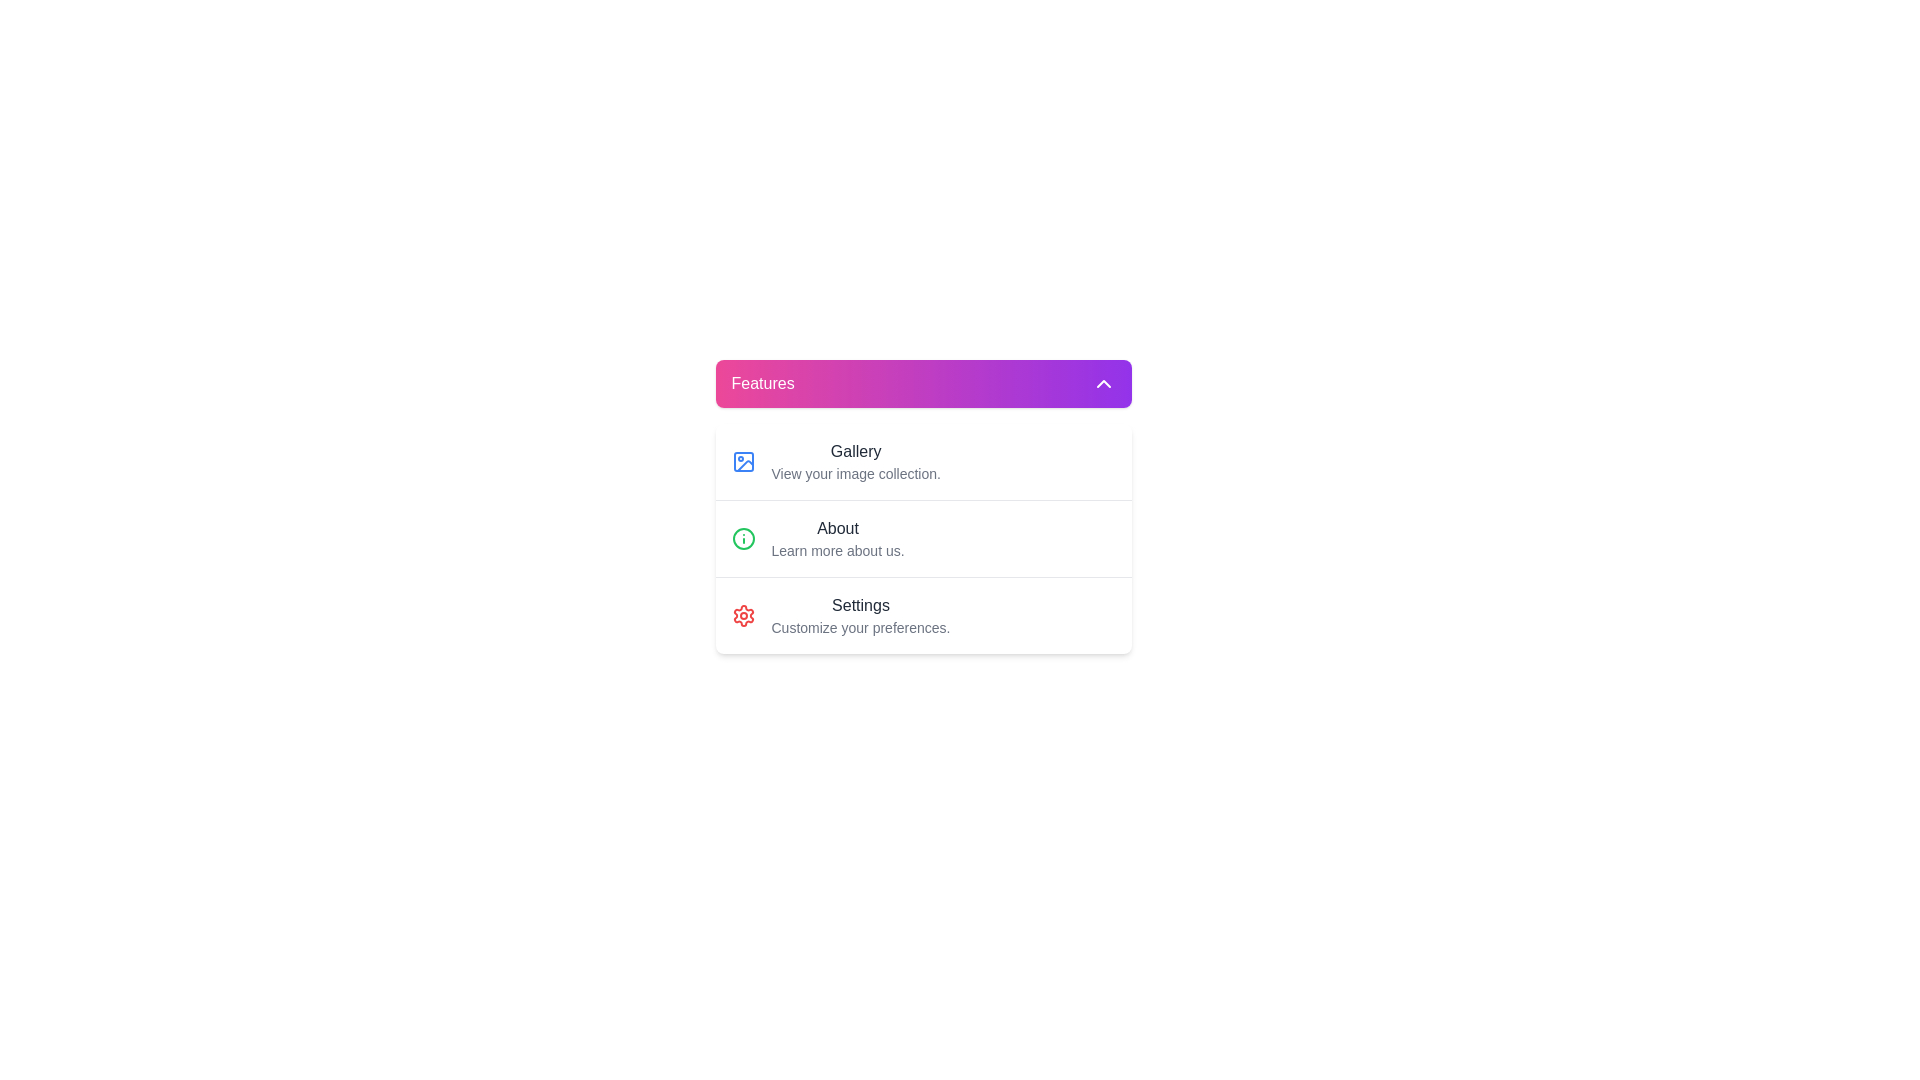  I want to click on the decorative component of the icon representing the Gallery feature located in the top left corner of the Gallery list item within the features section, so click(742, 462).